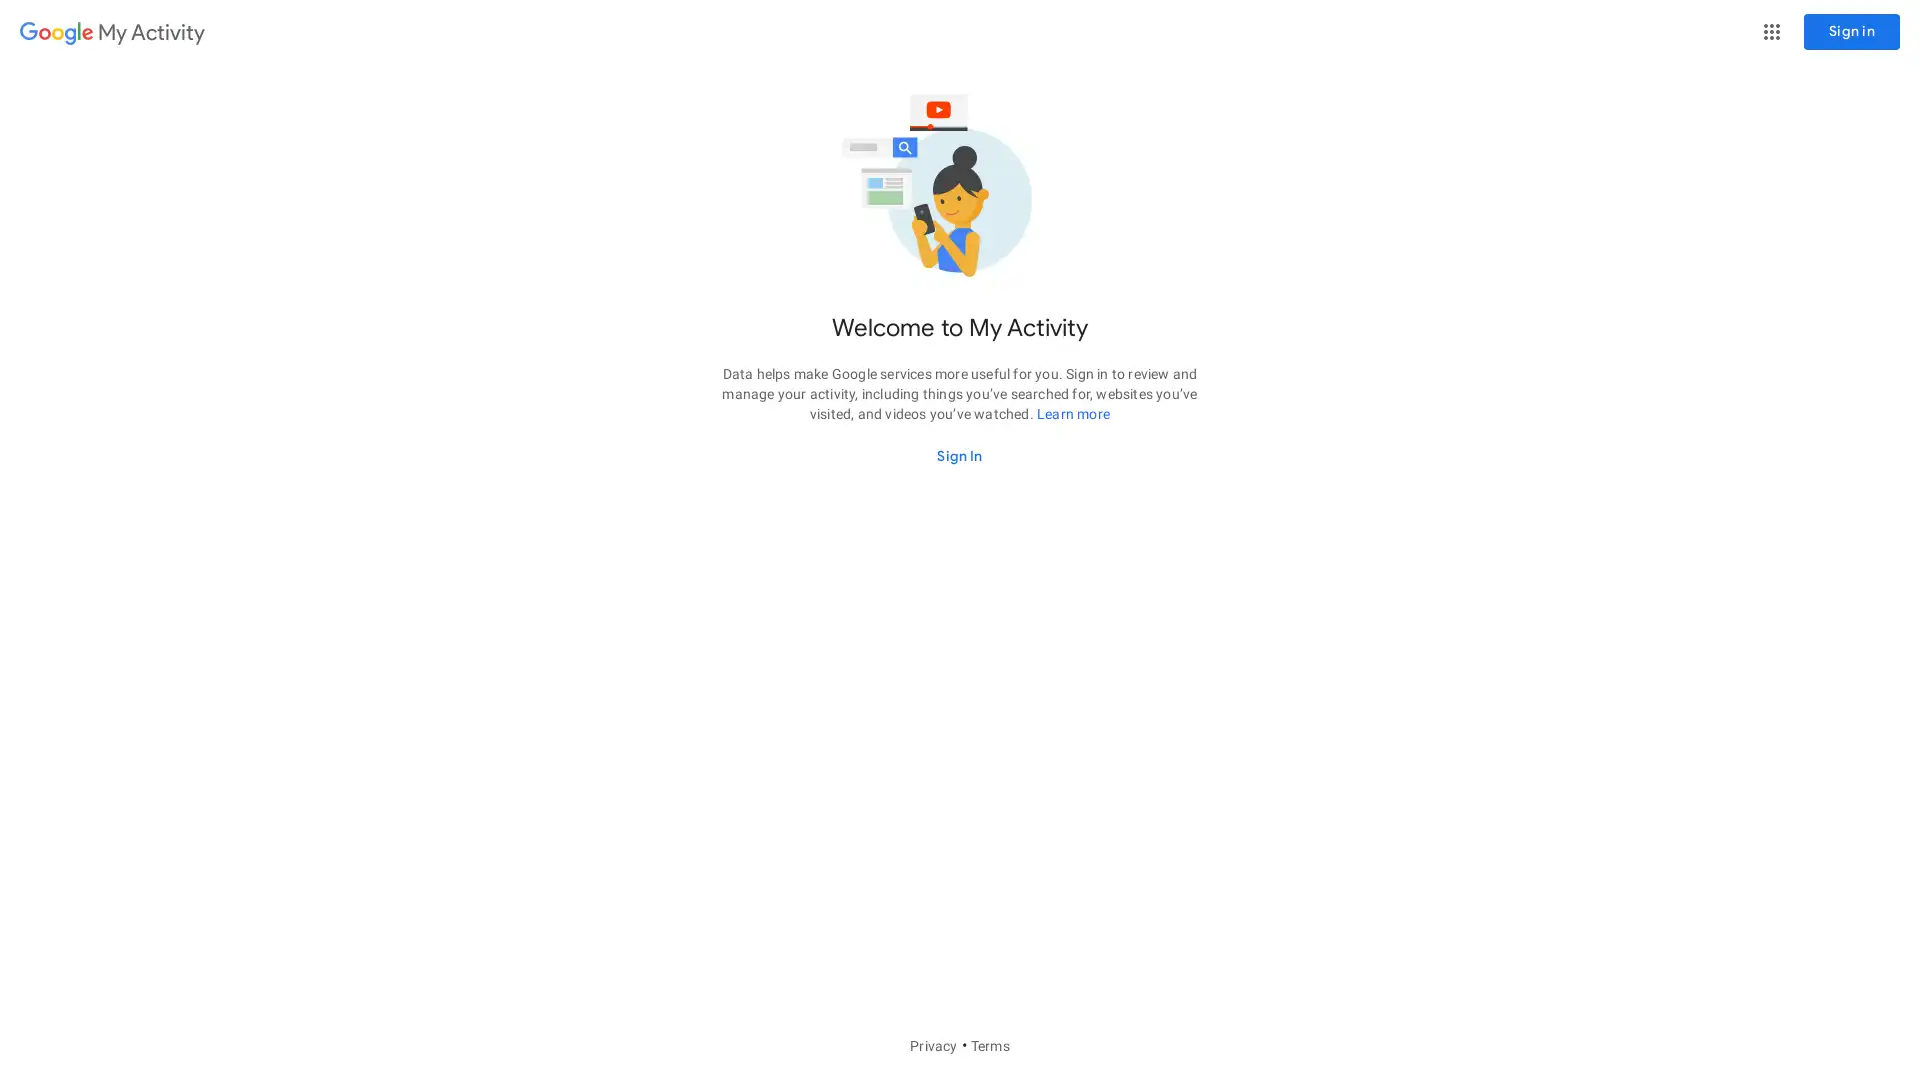  I want to click on Google apps, so click(1771, 31).